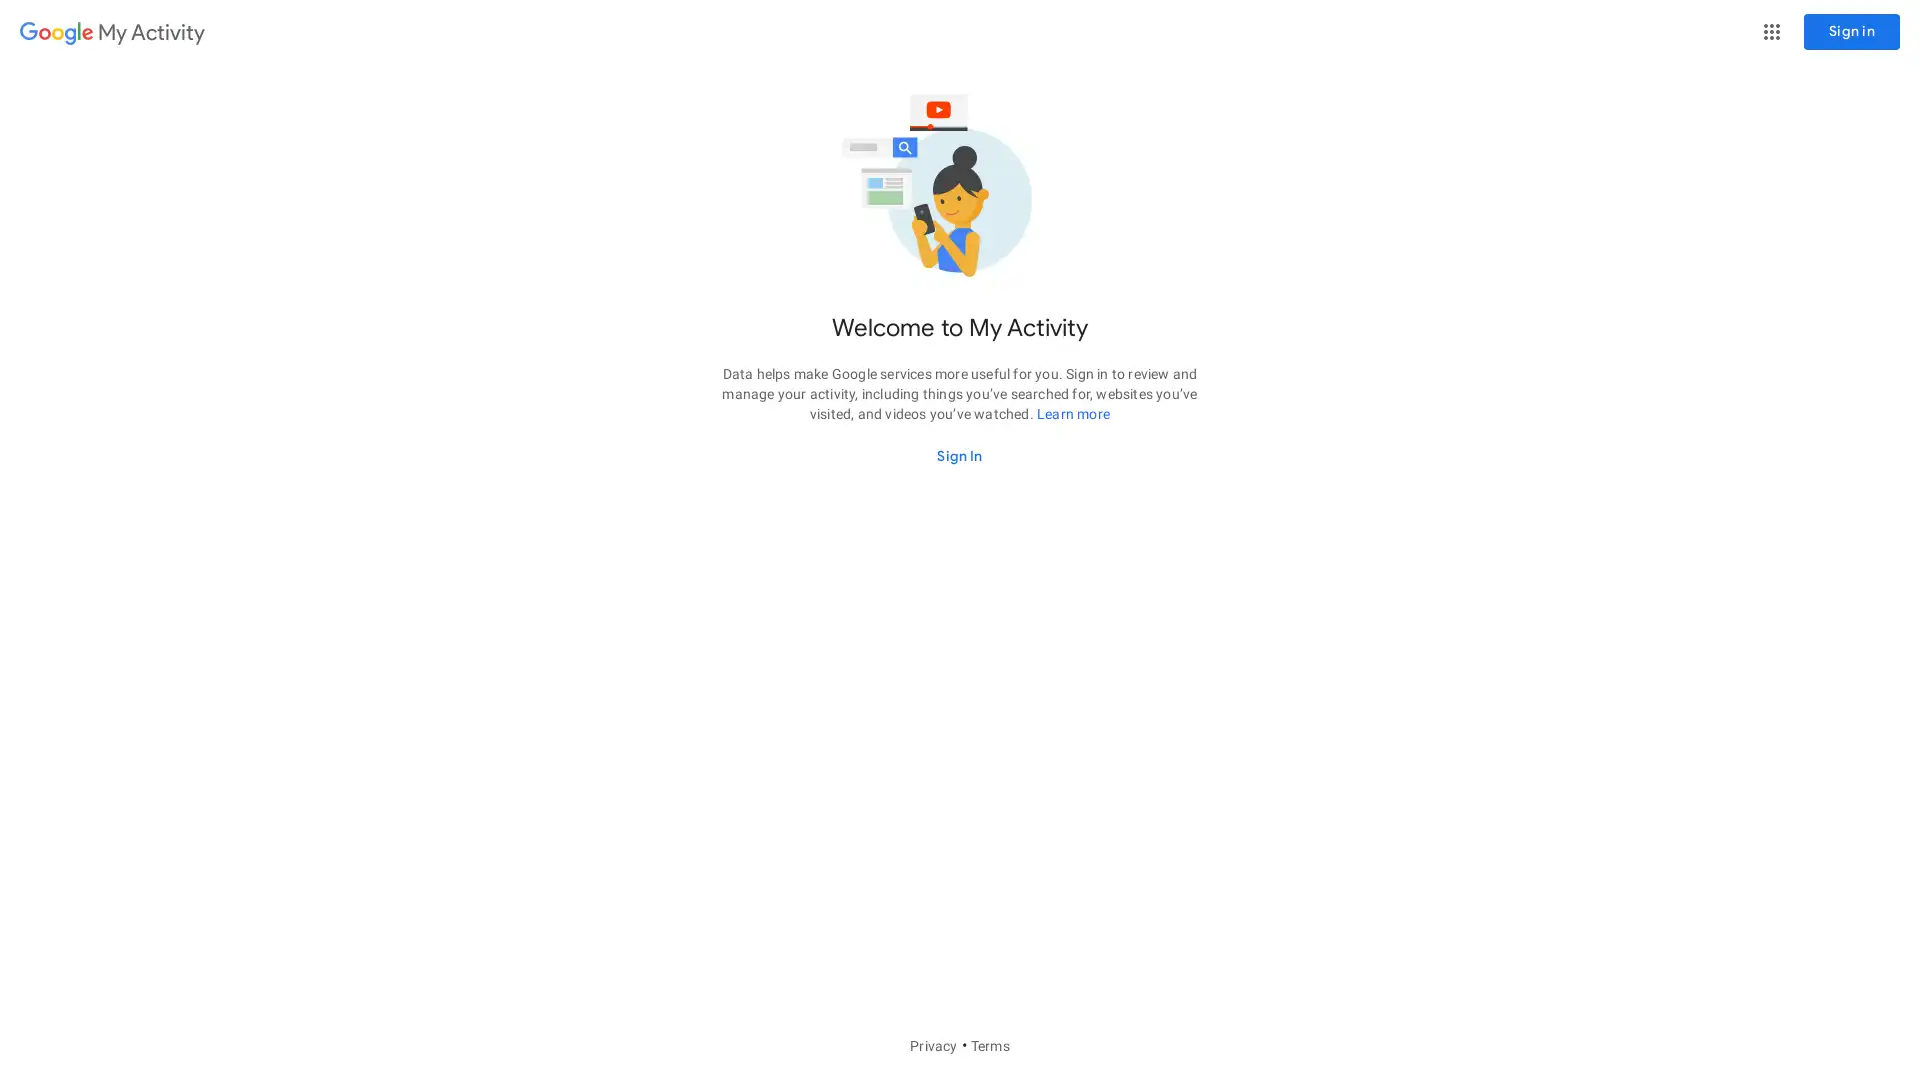  I want to click on Google apps, so click(1771, 31).